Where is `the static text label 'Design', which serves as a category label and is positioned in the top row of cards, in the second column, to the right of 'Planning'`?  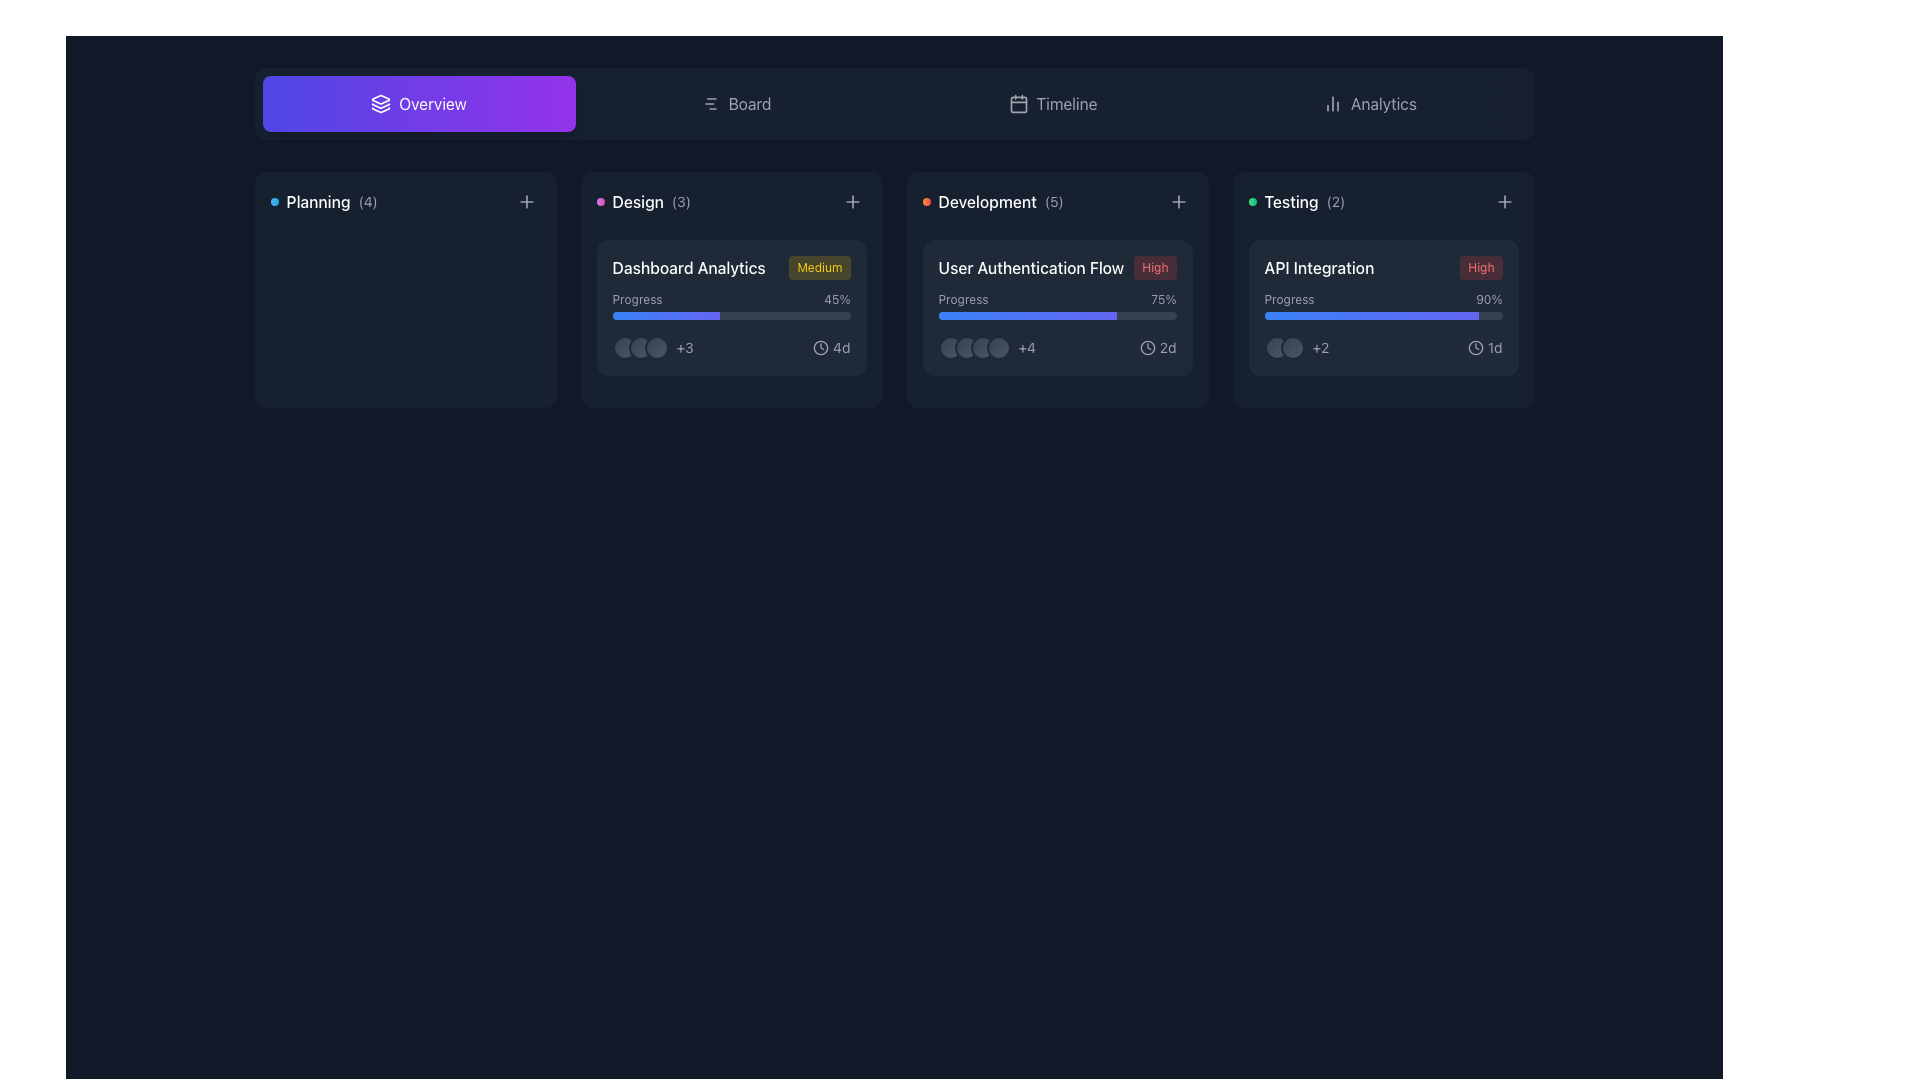 the static text label 'Design', which serves as a category label and is positioned in the top row of cards, in the second column, to the right of 'Planning' is located at coordinates (637, 201).